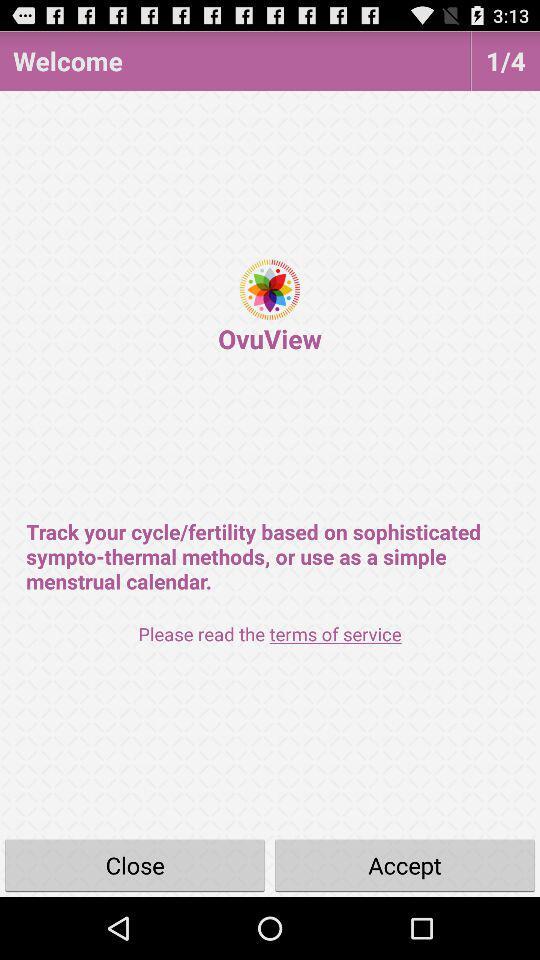  Describe the element at coordinates (405, 864) in the screenshot. I see `button to the right of close button` at that location.